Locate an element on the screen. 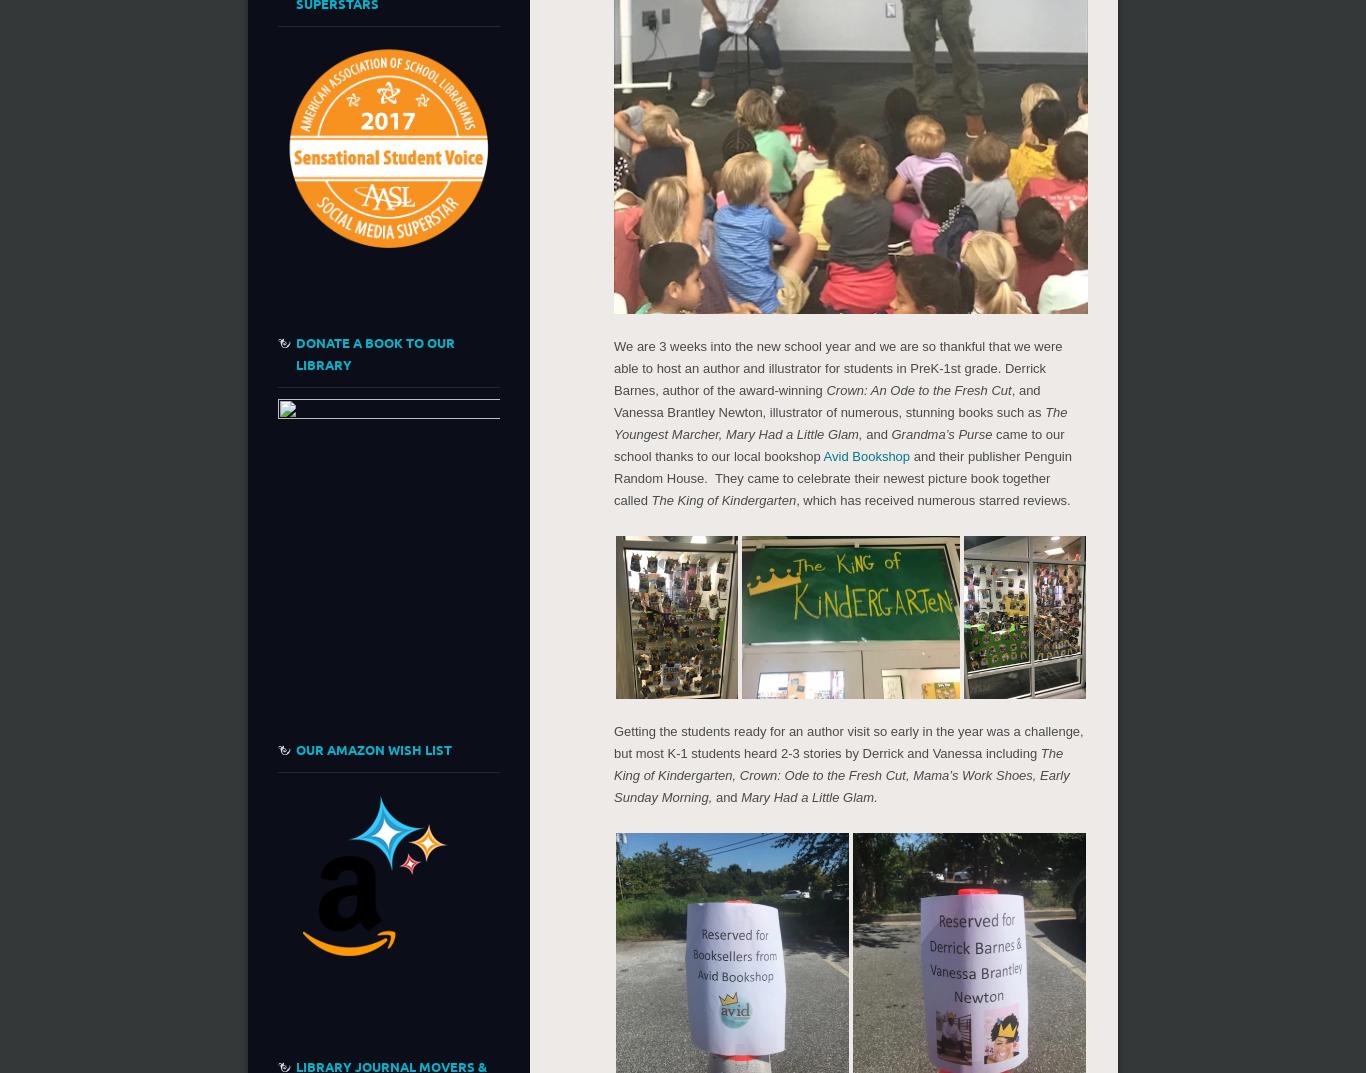  'Avid Bookshop' is located at coordinates (865, 455).